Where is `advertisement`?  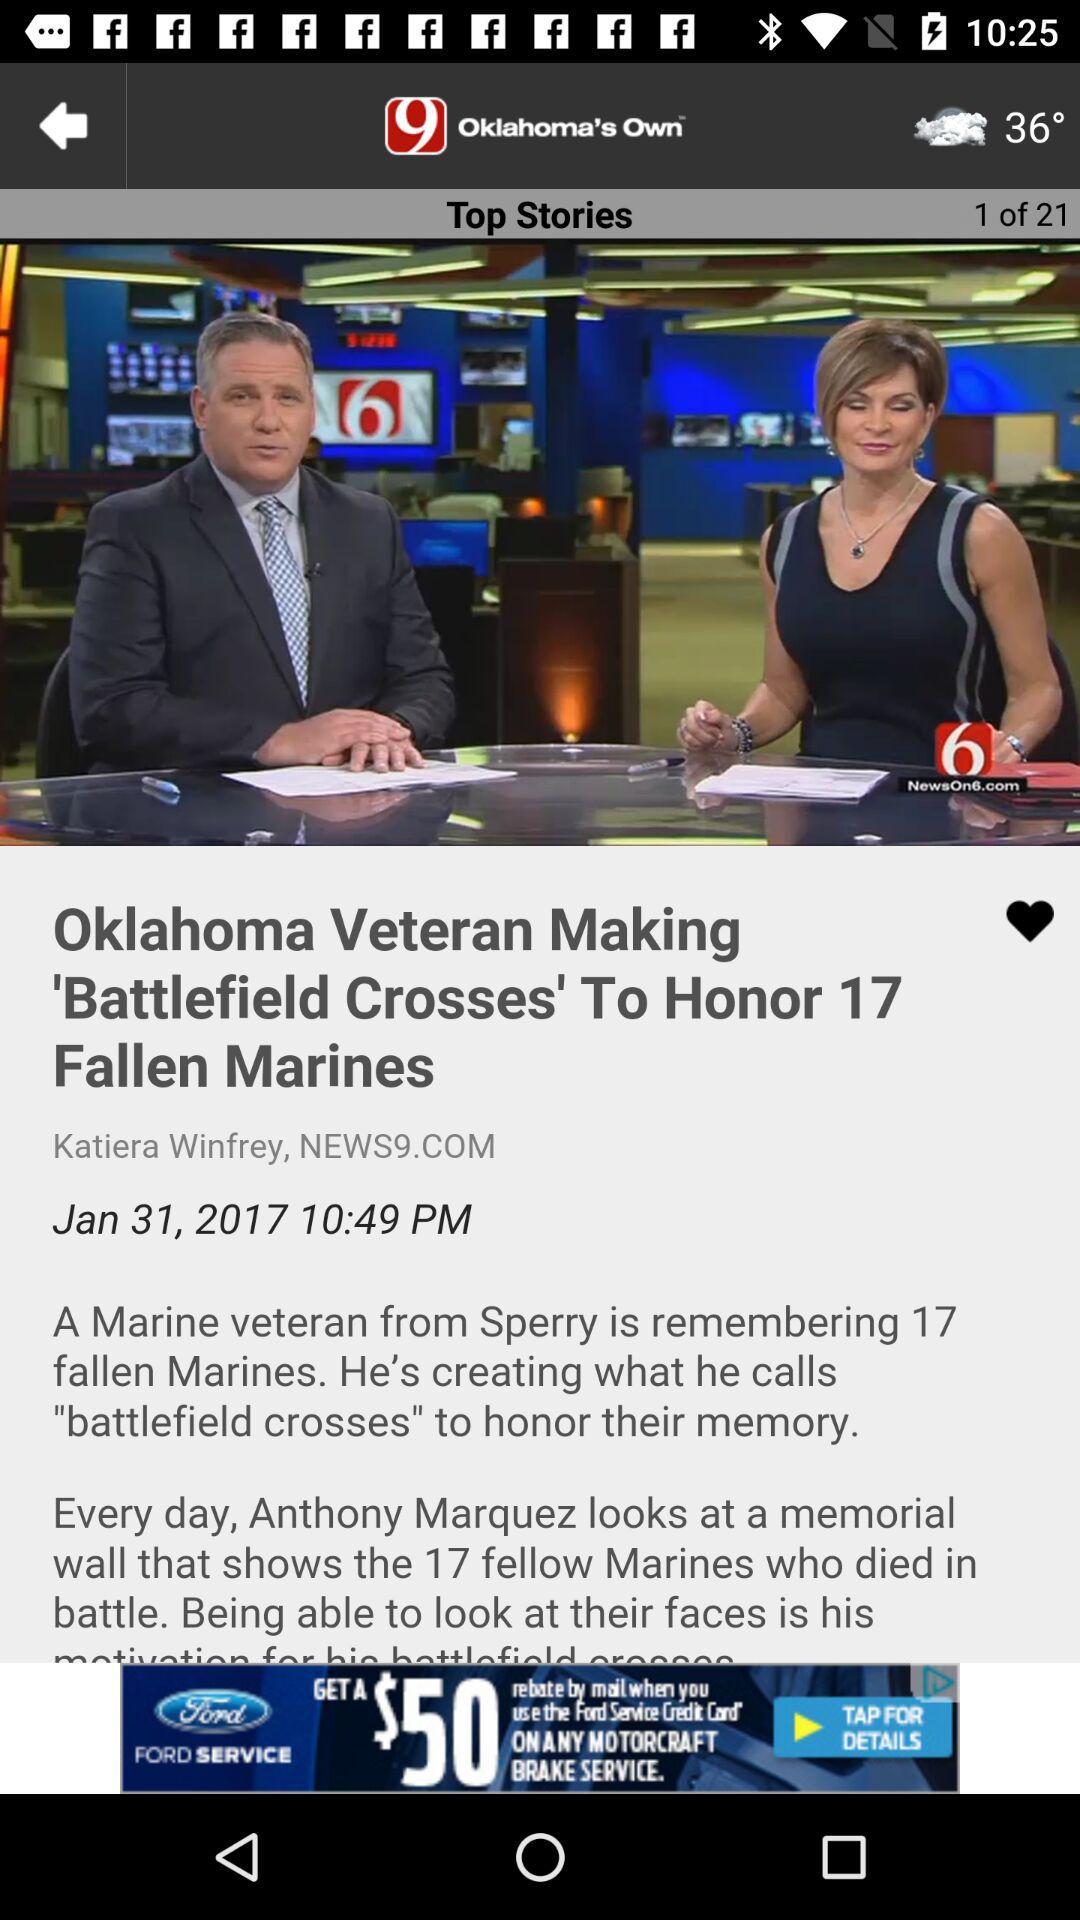
advertisement is located at coordinates (540, 1727).